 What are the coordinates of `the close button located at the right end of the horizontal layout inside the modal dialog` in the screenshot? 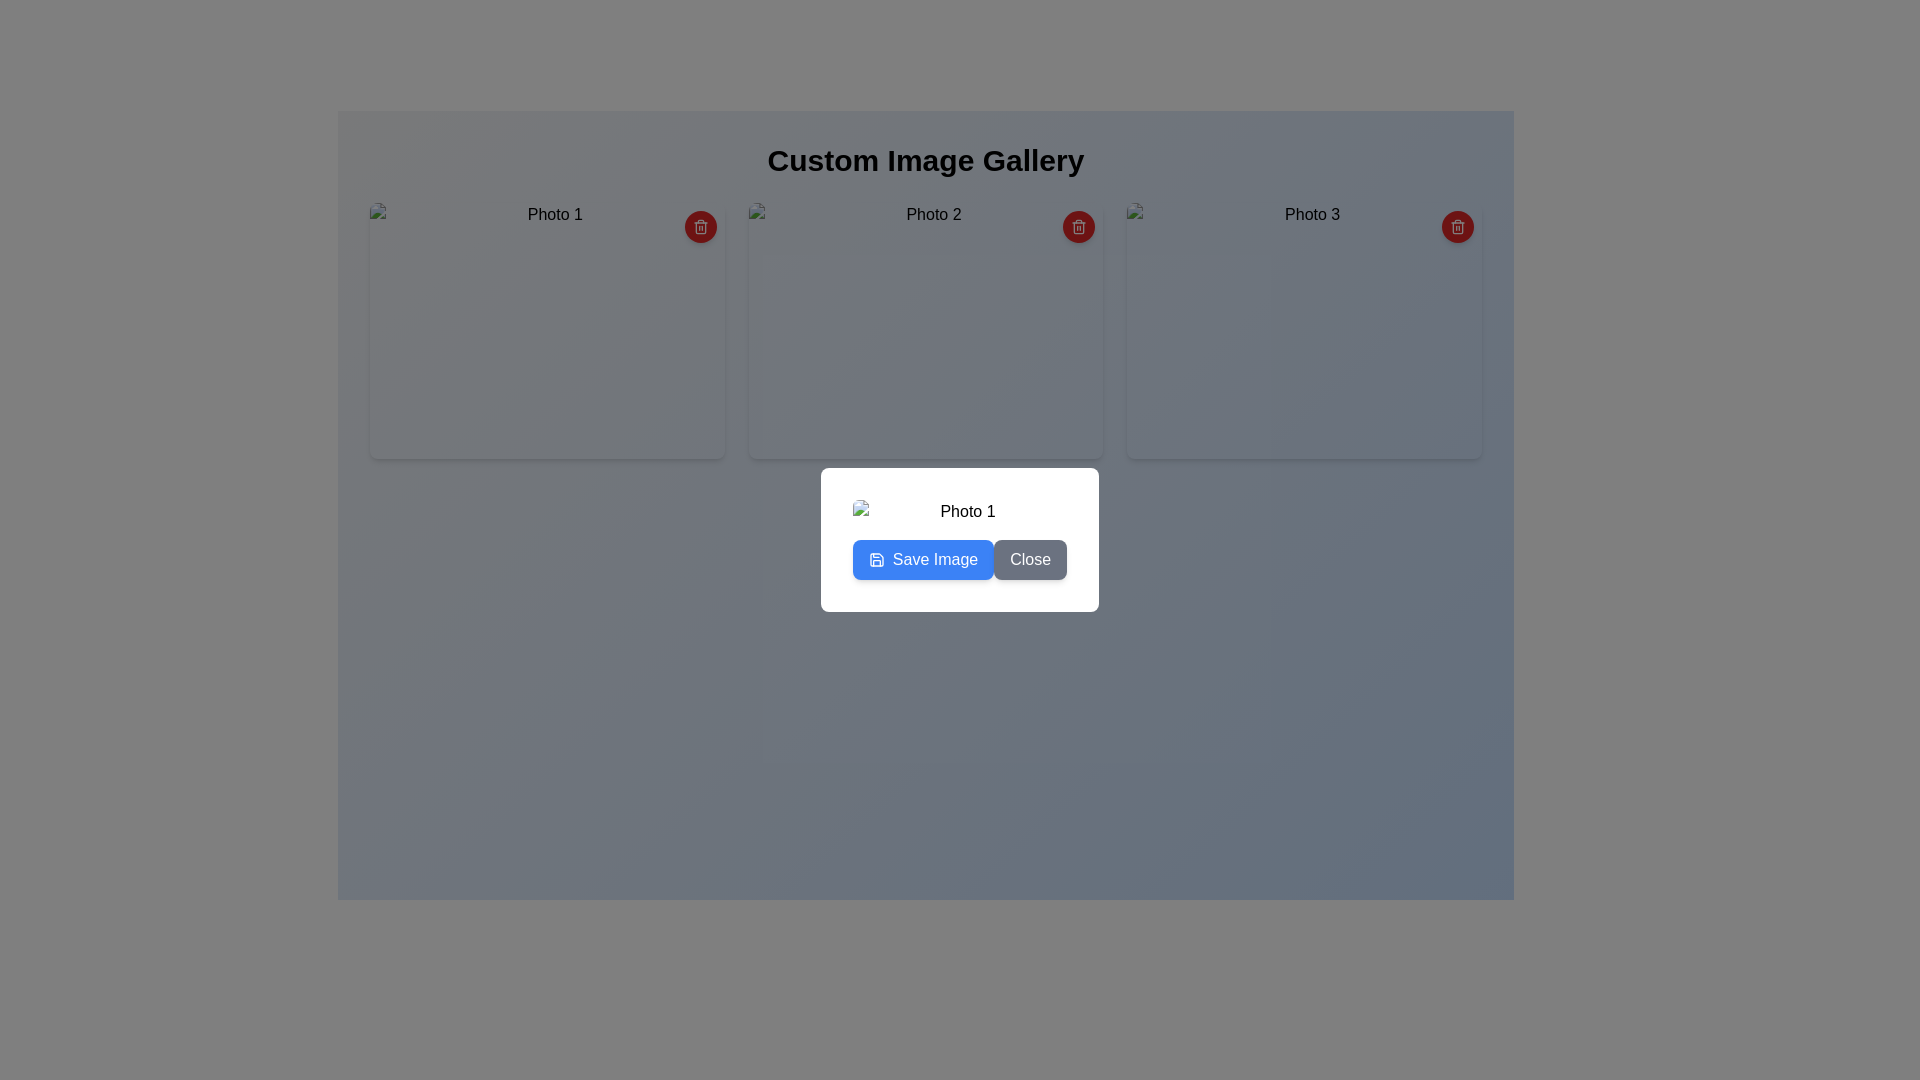 It's located at (1030, 559).